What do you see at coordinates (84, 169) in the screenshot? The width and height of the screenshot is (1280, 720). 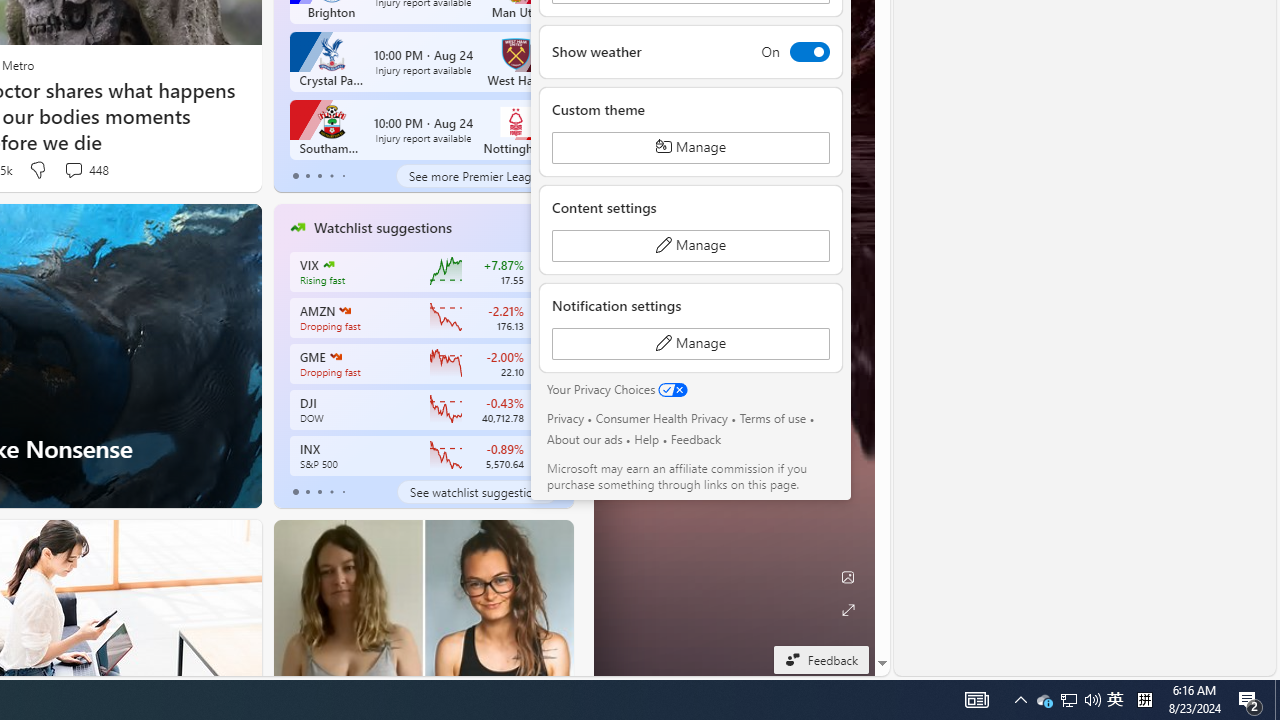 I see `'View comments 448 Comment'` at bounding box center [84, 169].